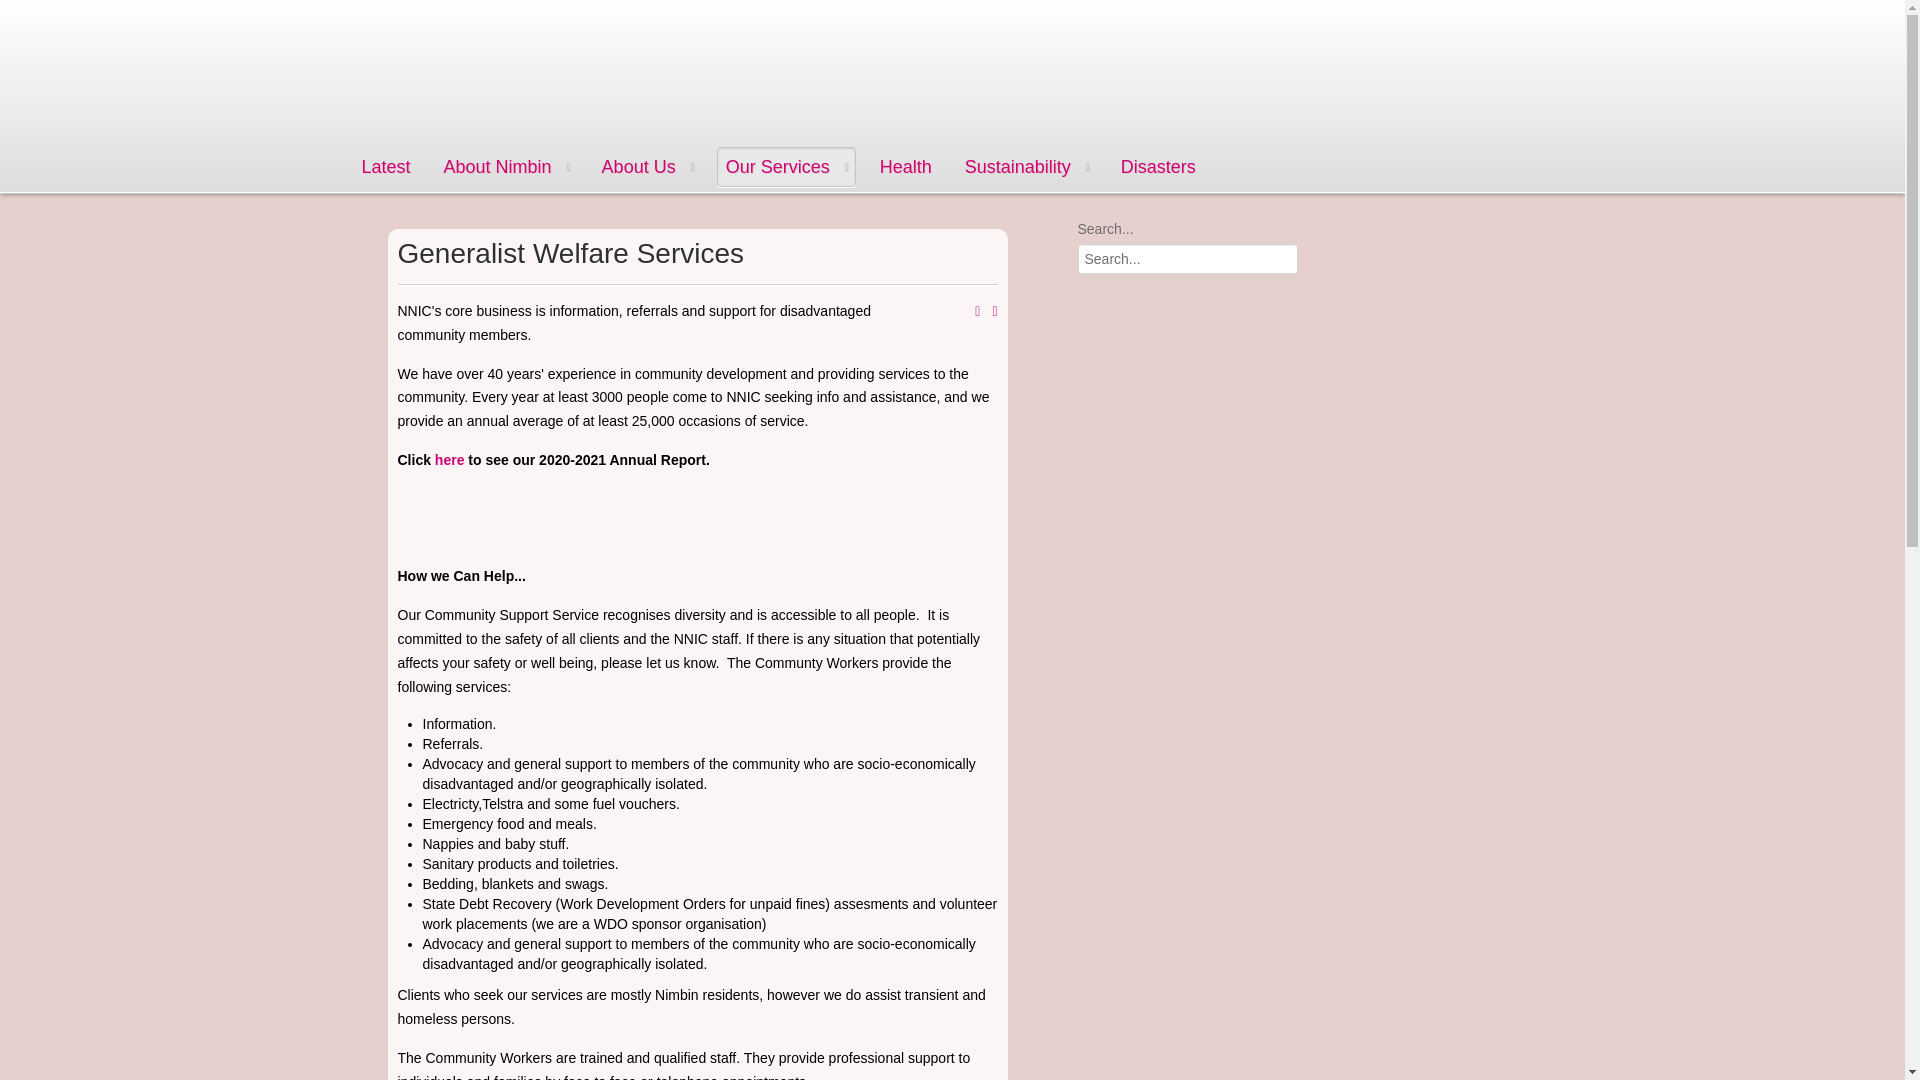  Describe the element at coordinates (905, 165) in the screenshot. I see `'Health'` at that location.